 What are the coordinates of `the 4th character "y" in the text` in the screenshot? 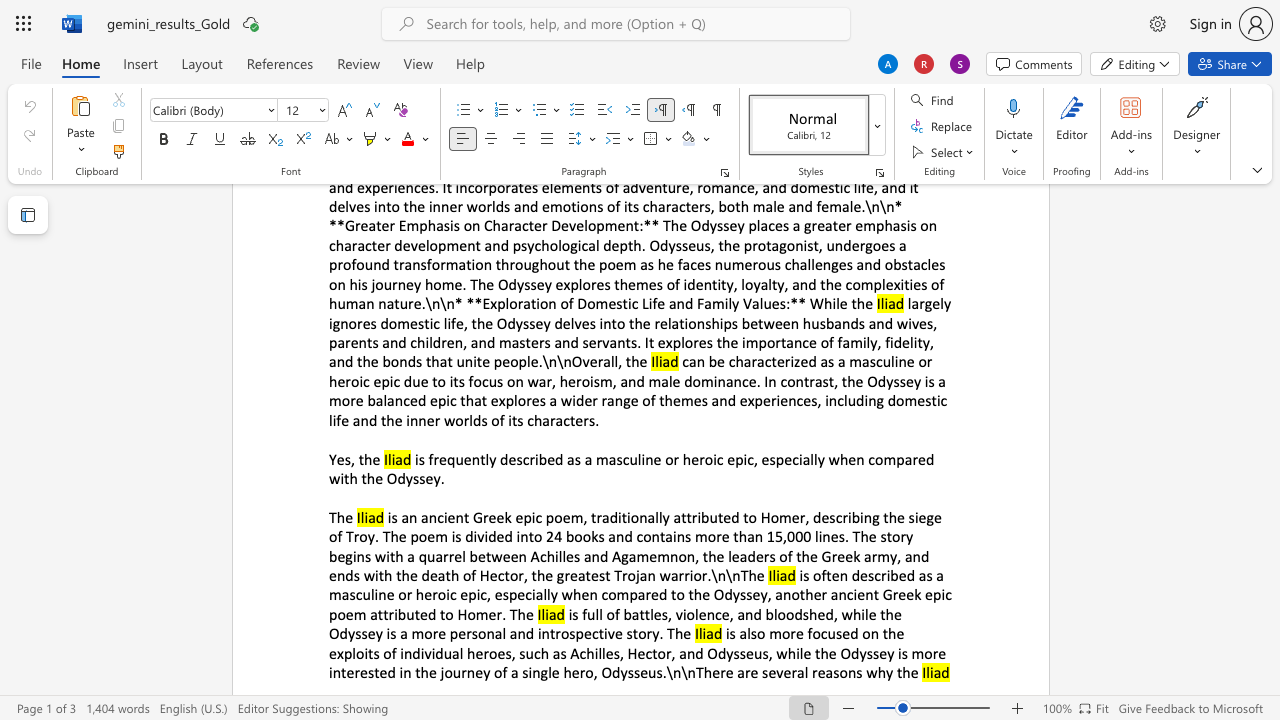 It's located at (436, 478).